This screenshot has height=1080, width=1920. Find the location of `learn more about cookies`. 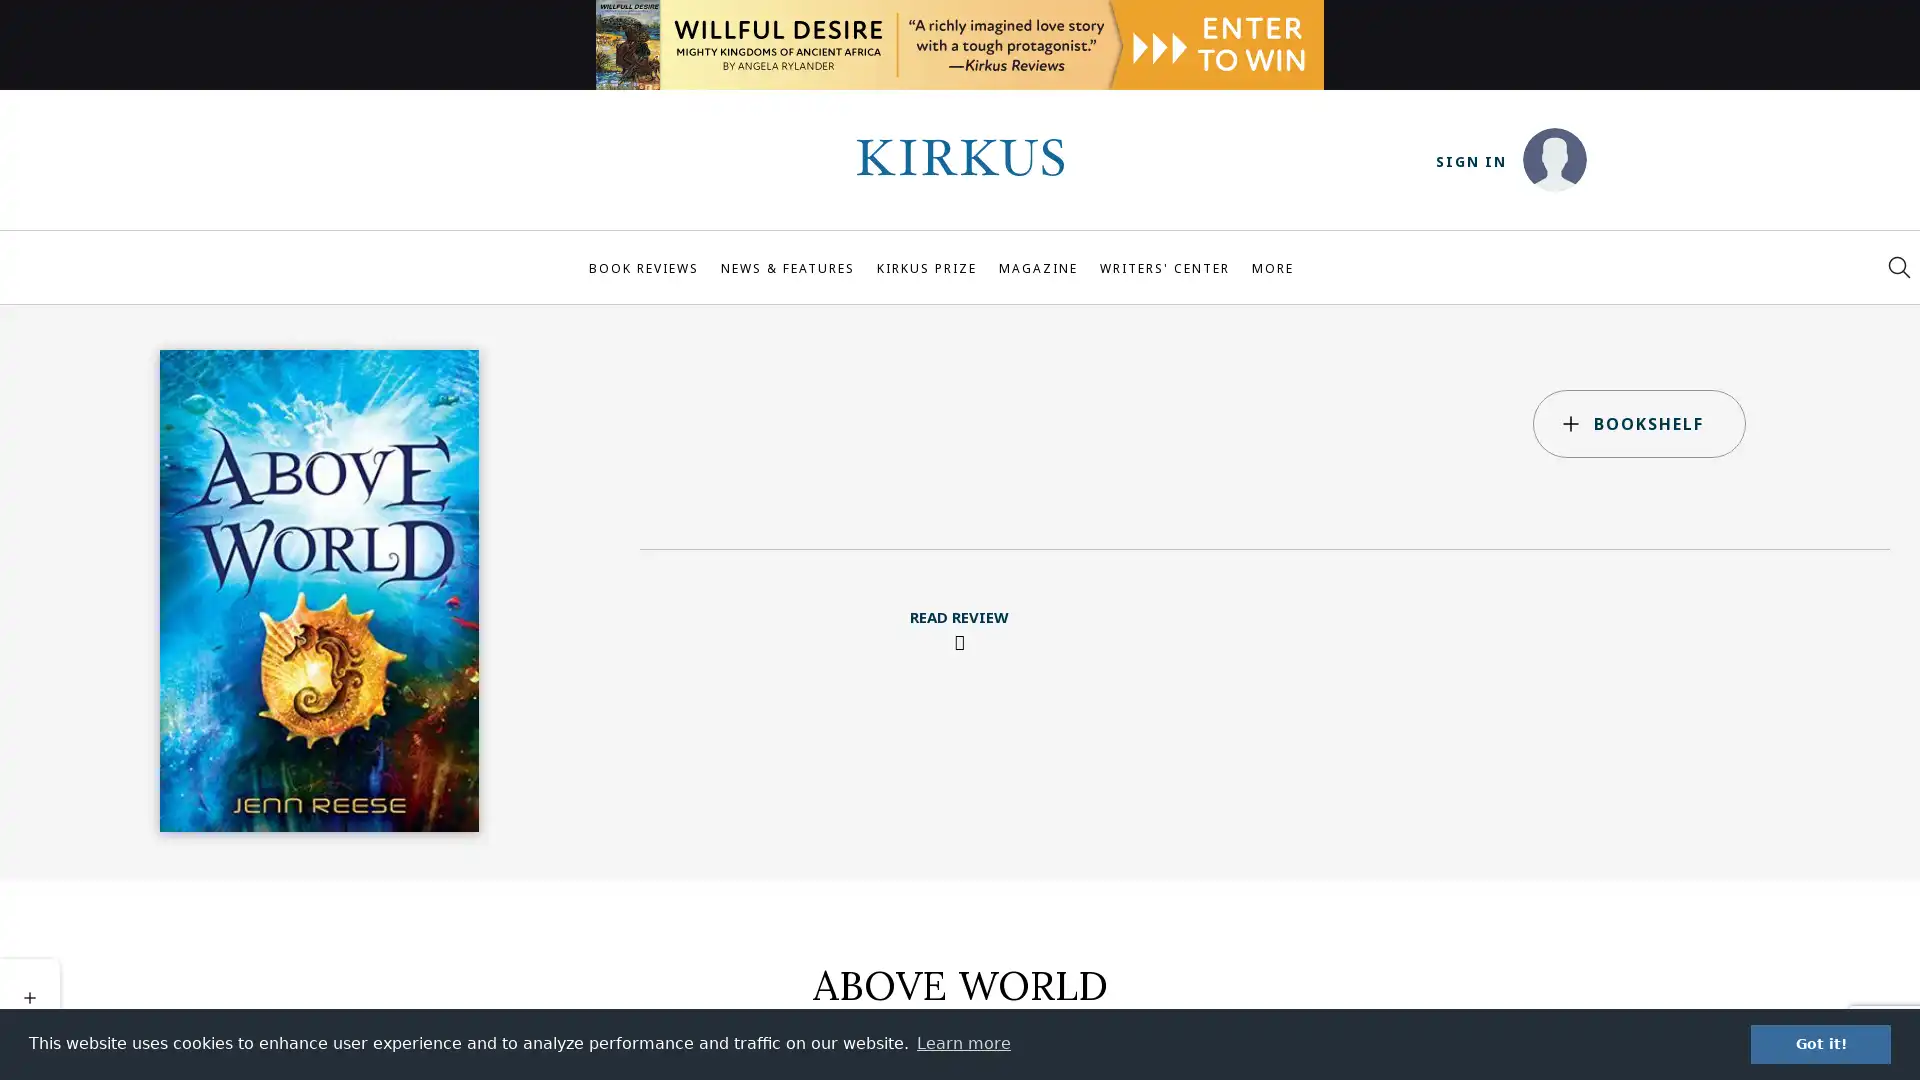

learn more about cookies is located at coordinates (963, 1043).